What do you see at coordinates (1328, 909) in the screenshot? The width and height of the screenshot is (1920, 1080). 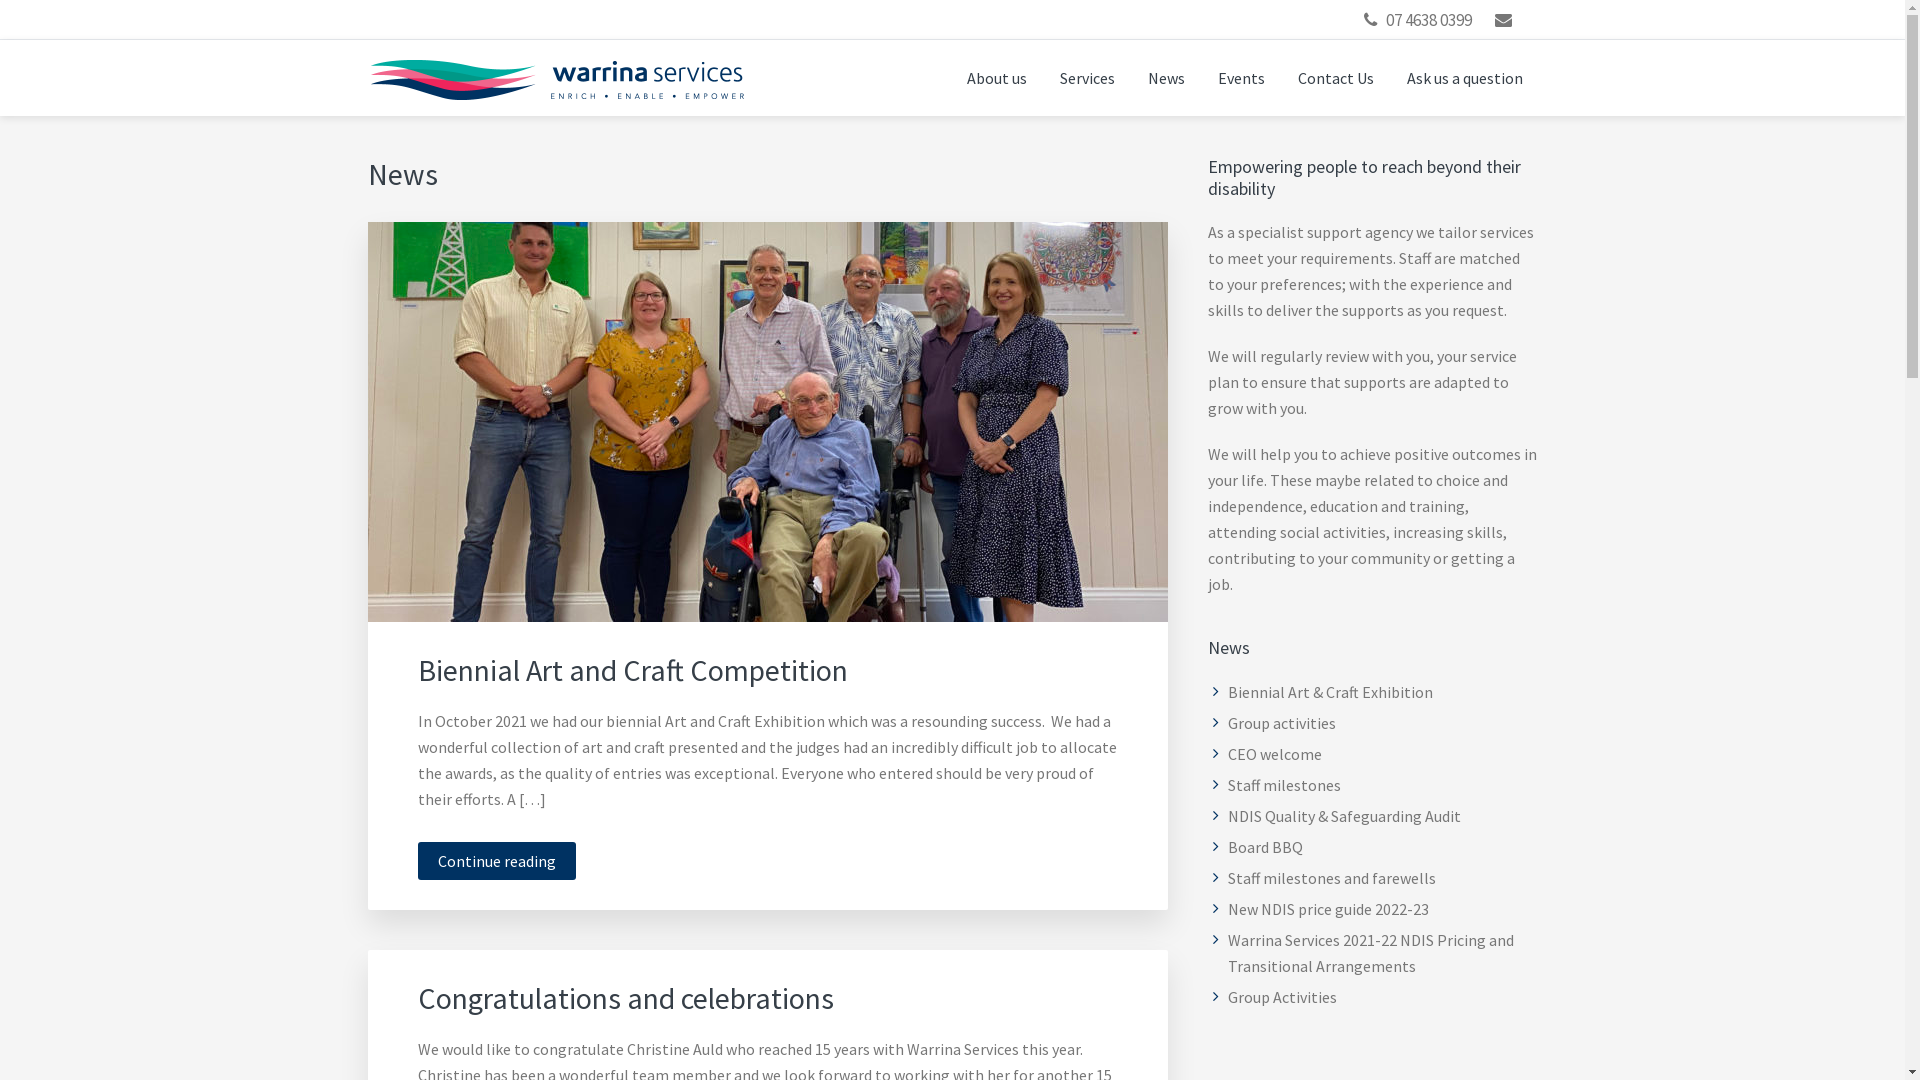 I see `'New NDIS price guide 2022-23'` at bounding box center [1328, 909].